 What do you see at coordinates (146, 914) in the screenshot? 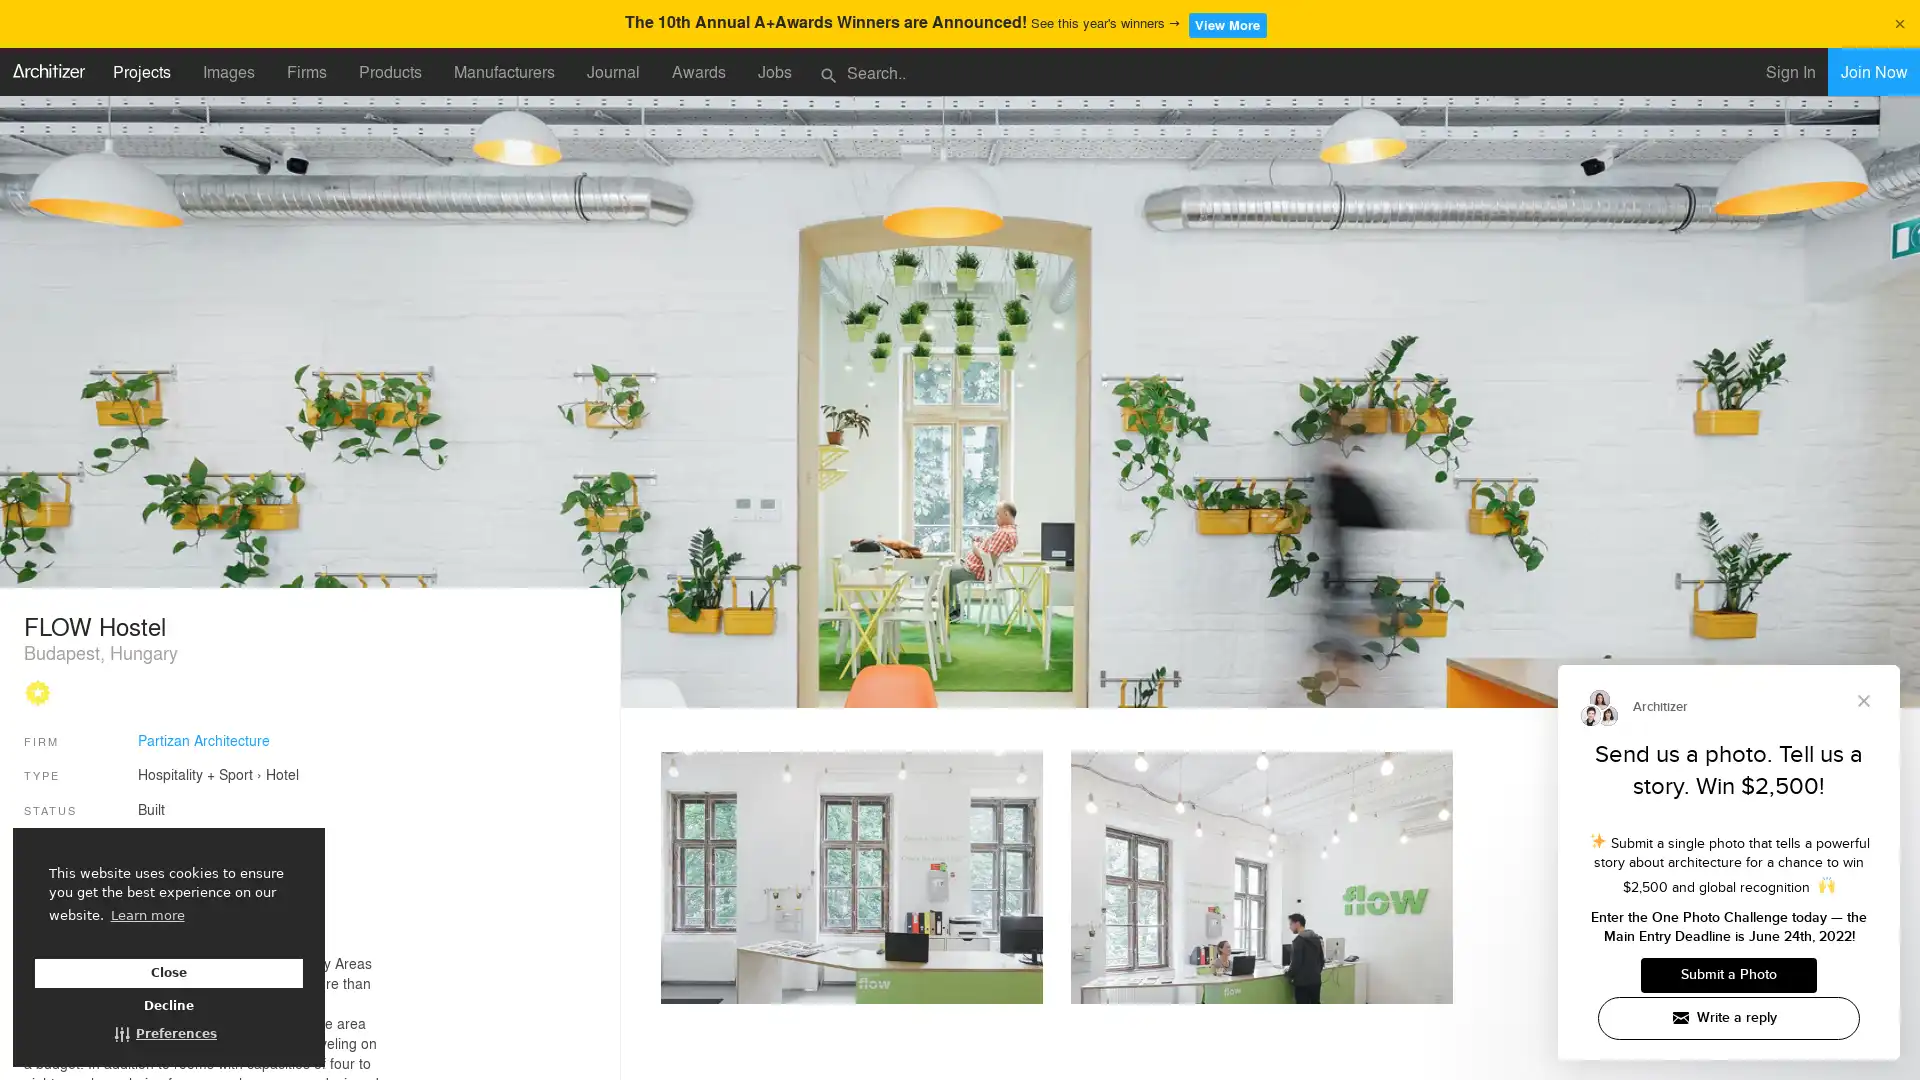
I see `learn more about cookies` at bounding box center [146, 914].